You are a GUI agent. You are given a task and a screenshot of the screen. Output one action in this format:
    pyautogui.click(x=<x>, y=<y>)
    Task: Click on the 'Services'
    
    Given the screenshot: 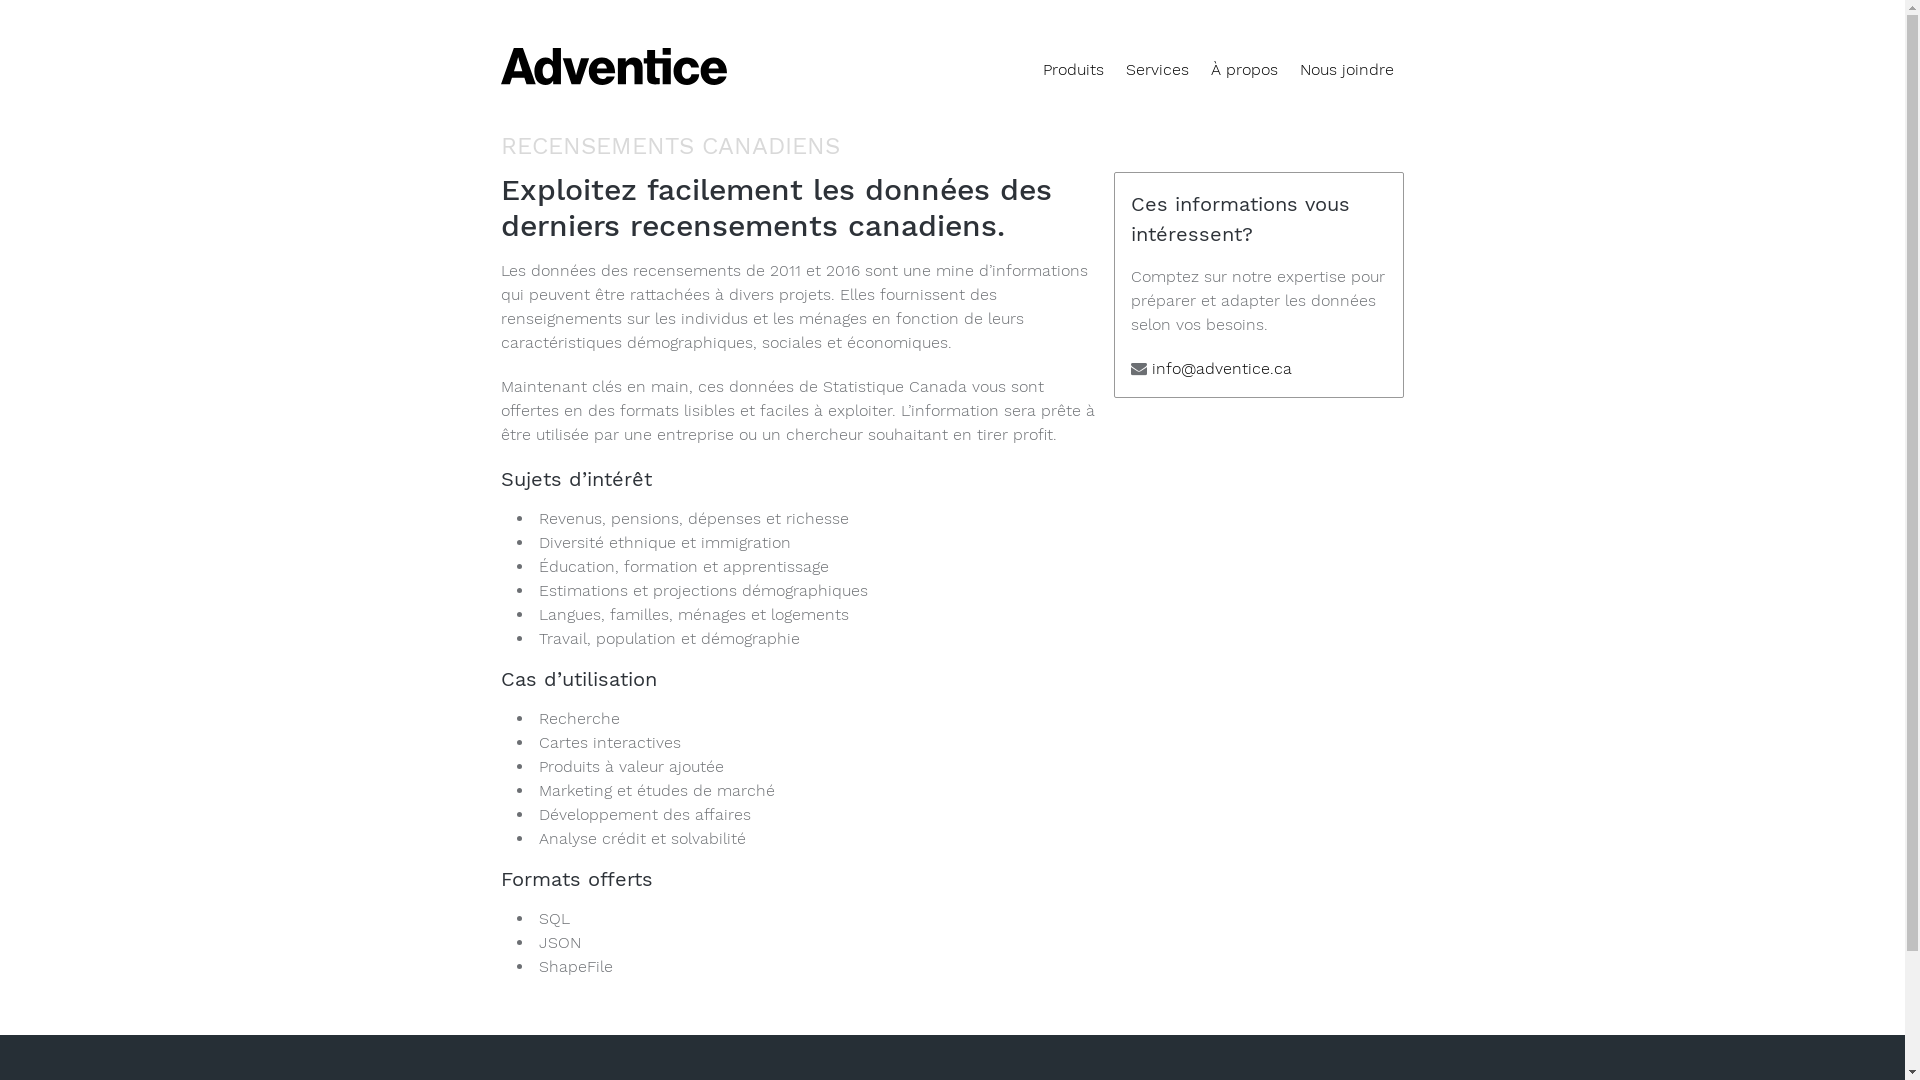 What is the action you would take?
    pyautogui.click(x=1156, y=68)
    